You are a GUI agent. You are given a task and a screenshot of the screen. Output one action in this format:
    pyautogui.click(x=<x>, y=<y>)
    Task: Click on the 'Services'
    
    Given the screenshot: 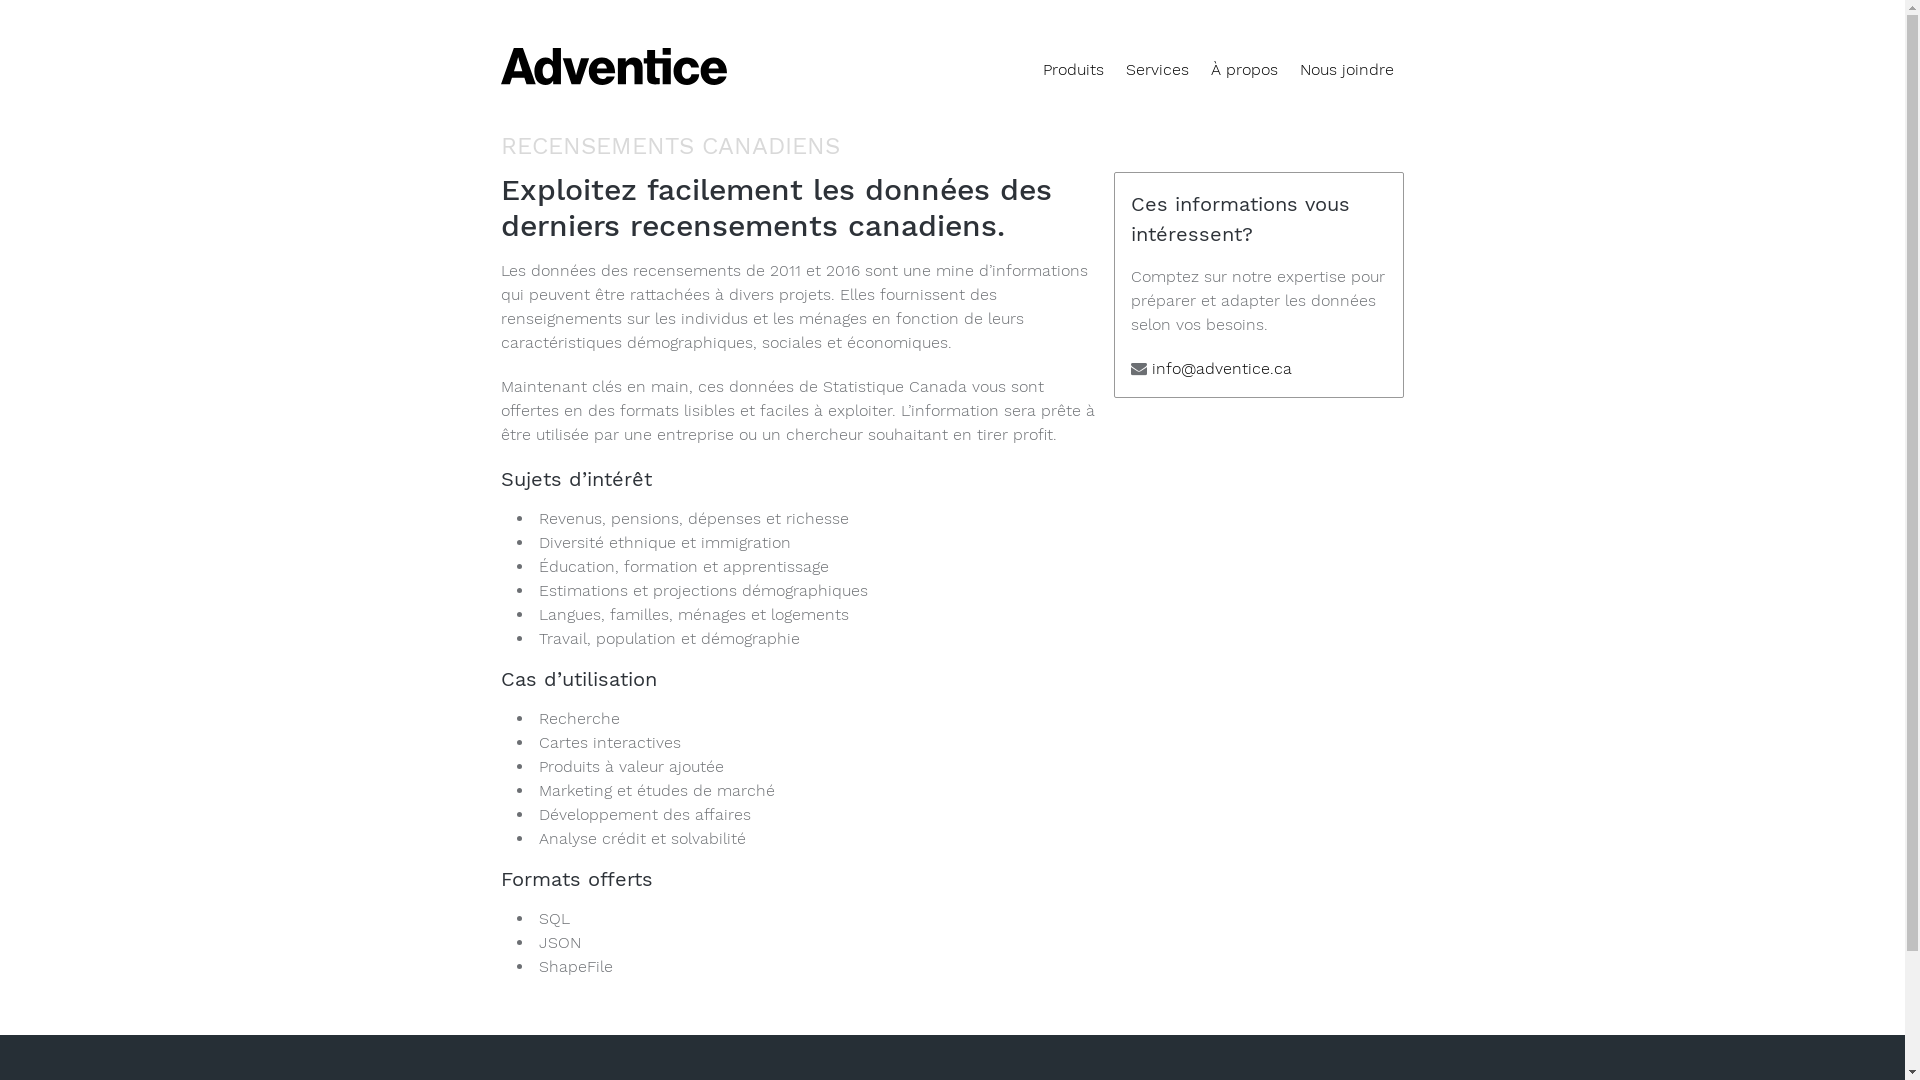 What is the action you would take?
    pyautogui.click(x=1156, y=68)
    